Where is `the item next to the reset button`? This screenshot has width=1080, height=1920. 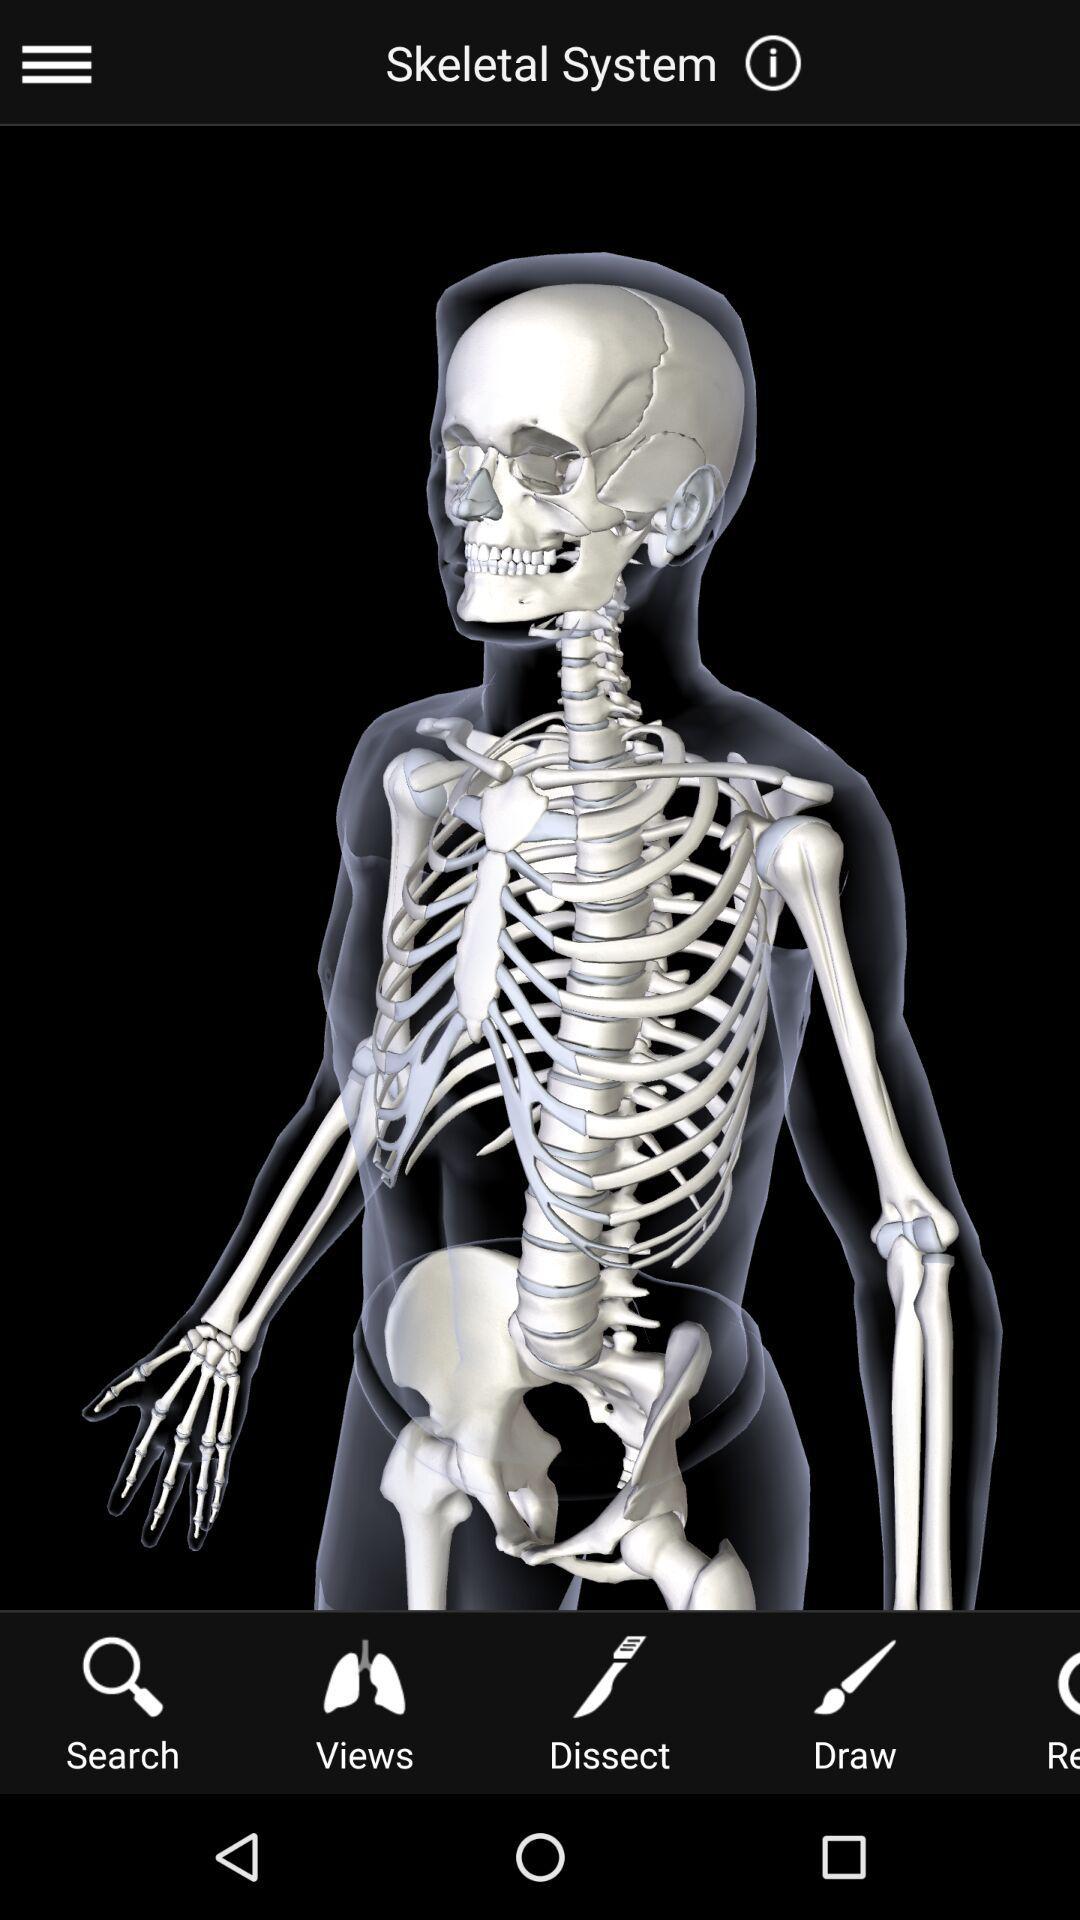
the item next to the reset button is located at coordinates (855, 1700).